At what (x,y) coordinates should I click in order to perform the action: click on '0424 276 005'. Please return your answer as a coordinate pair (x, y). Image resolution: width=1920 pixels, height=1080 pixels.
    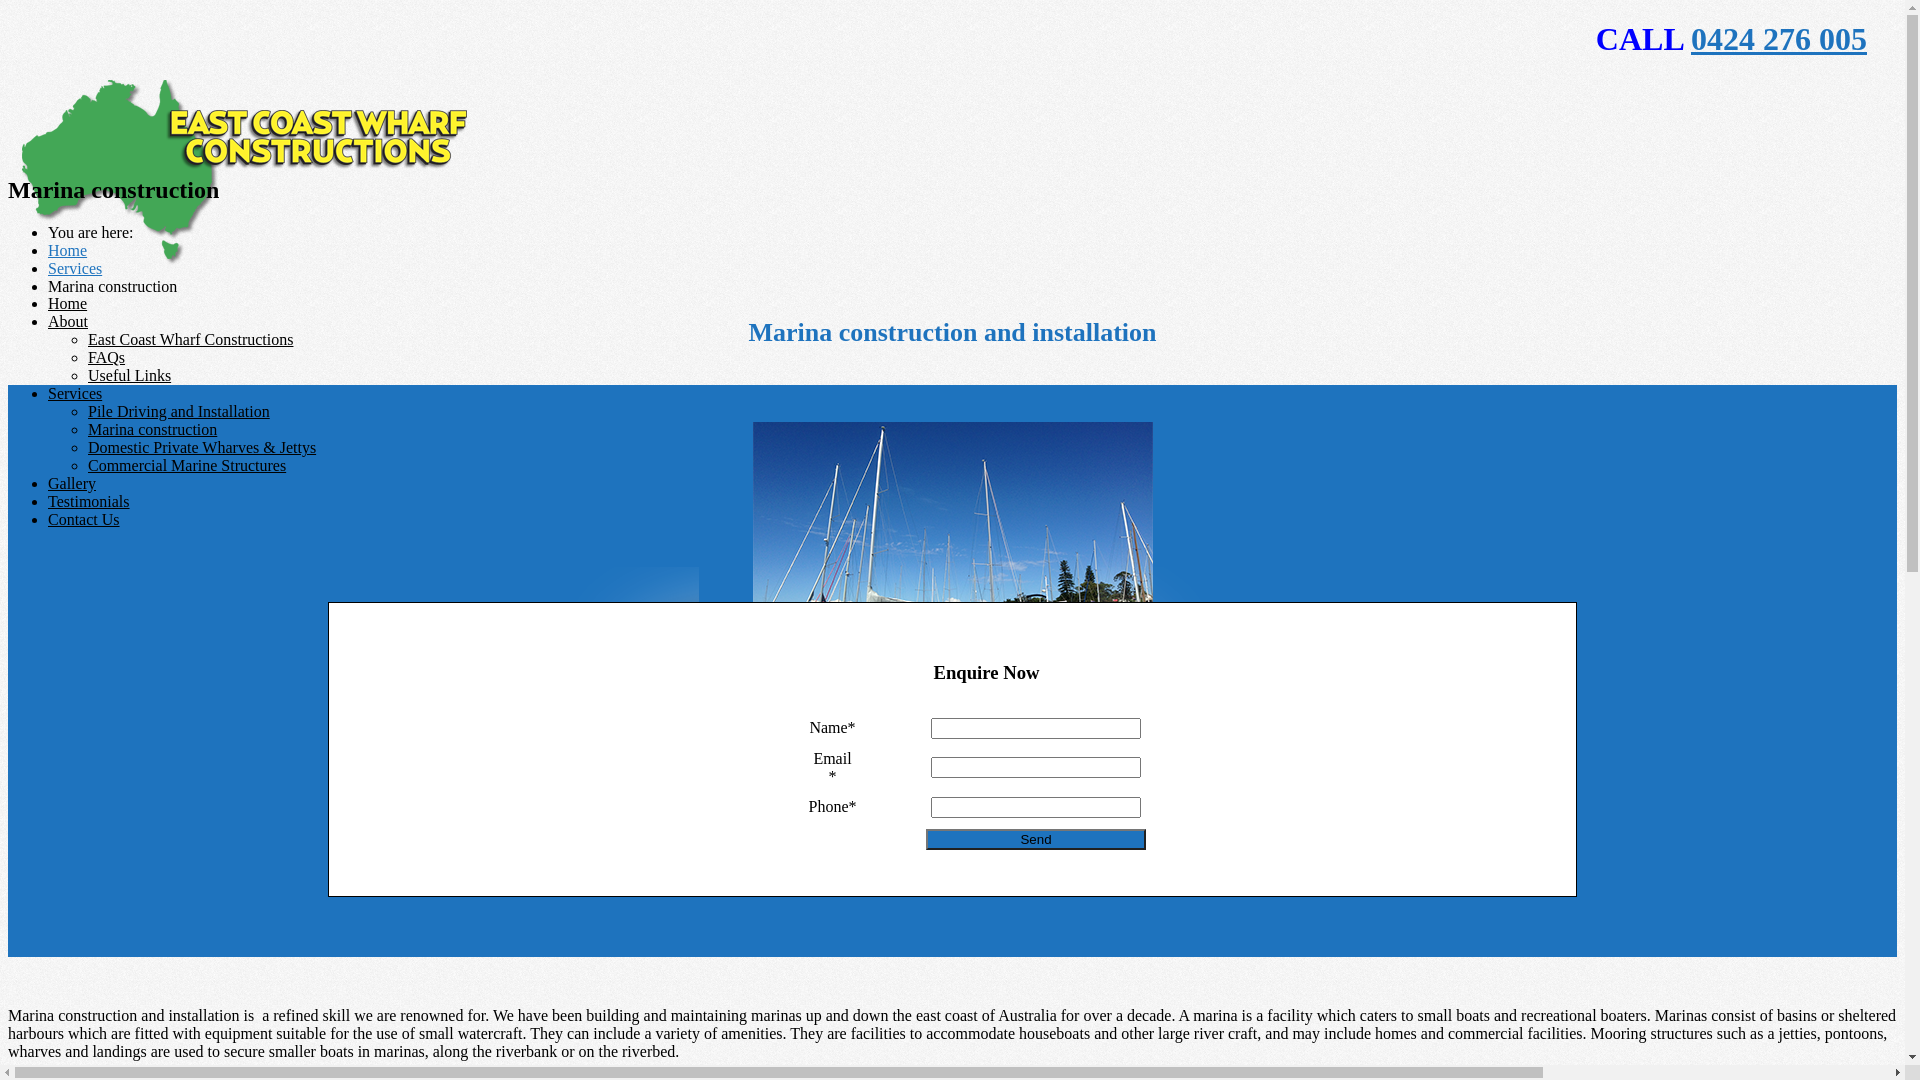
    Looking at the image, I should click on (1689, 38).